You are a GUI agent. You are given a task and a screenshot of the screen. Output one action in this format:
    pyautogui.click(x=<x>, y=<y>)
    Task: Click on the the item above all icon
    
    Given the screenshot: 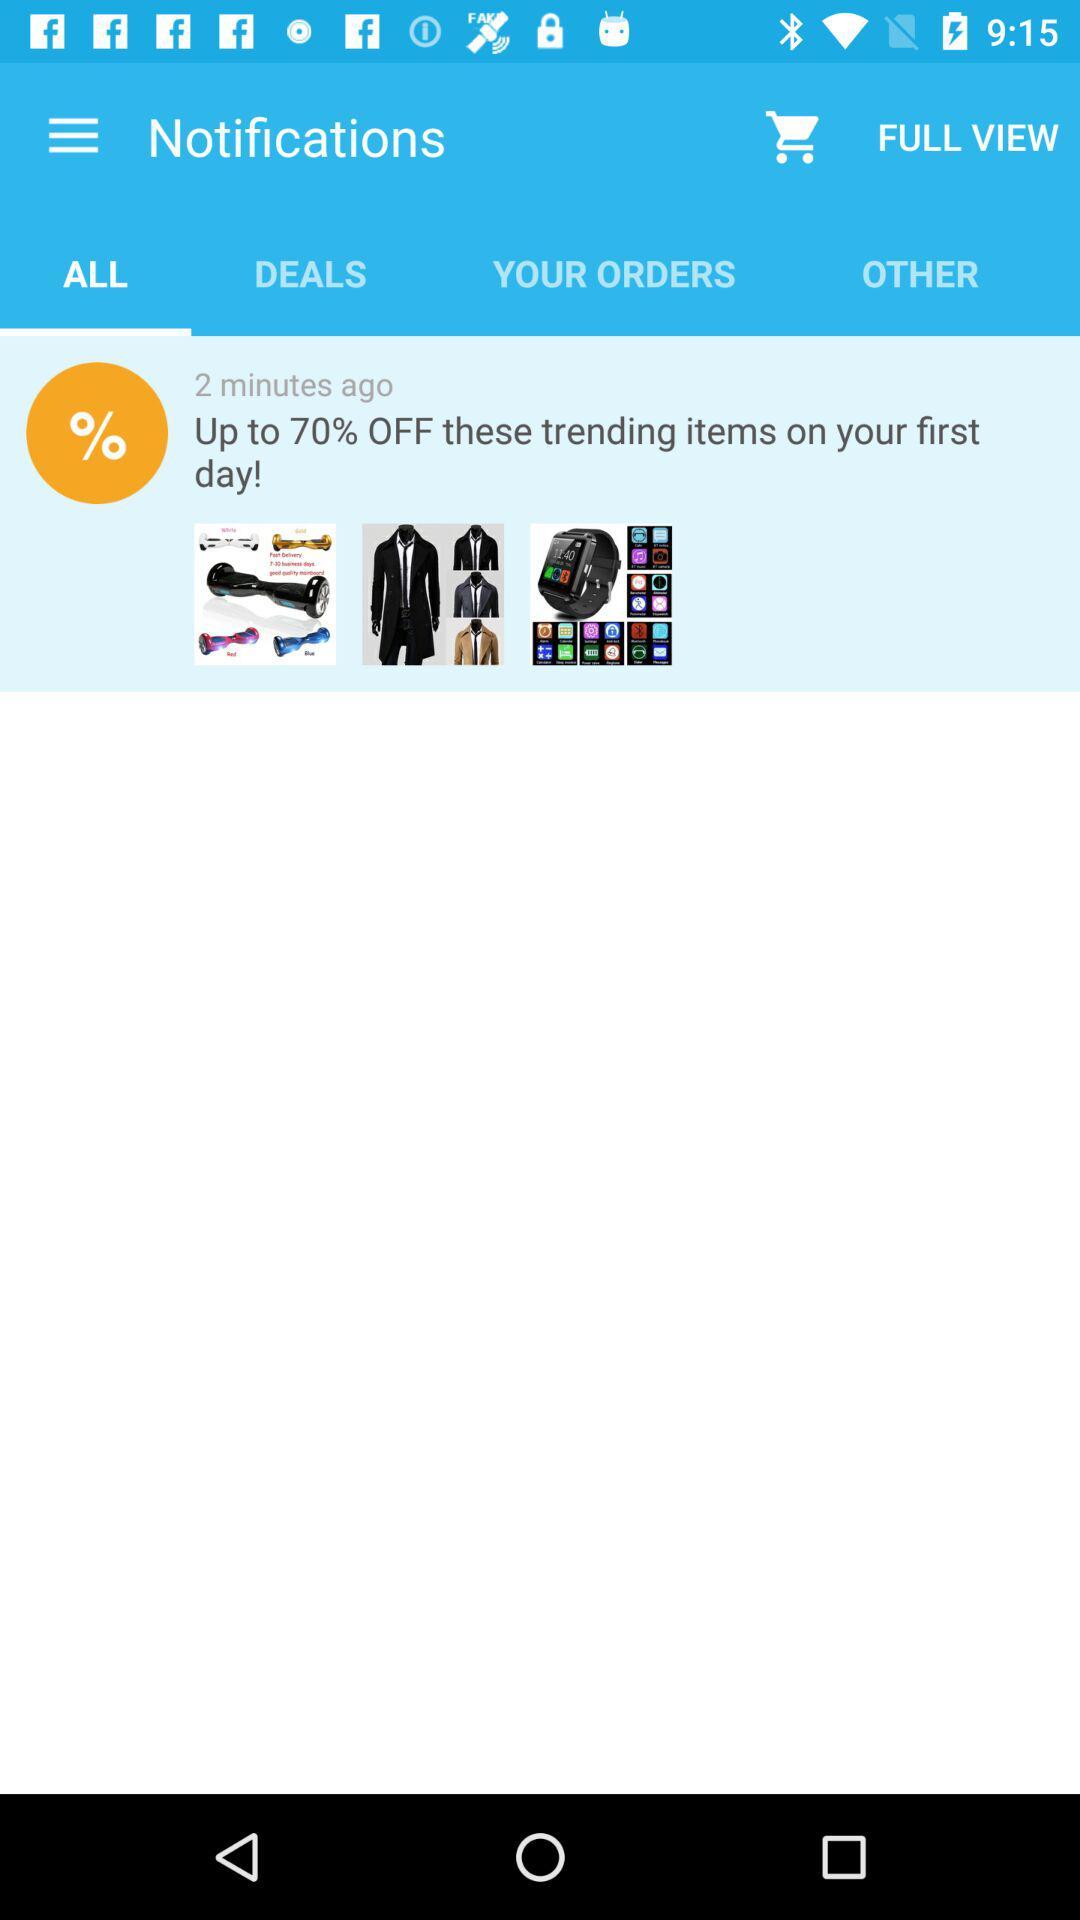 What is the action you would take?
    pyautogui.click(x=72, y=135)
    